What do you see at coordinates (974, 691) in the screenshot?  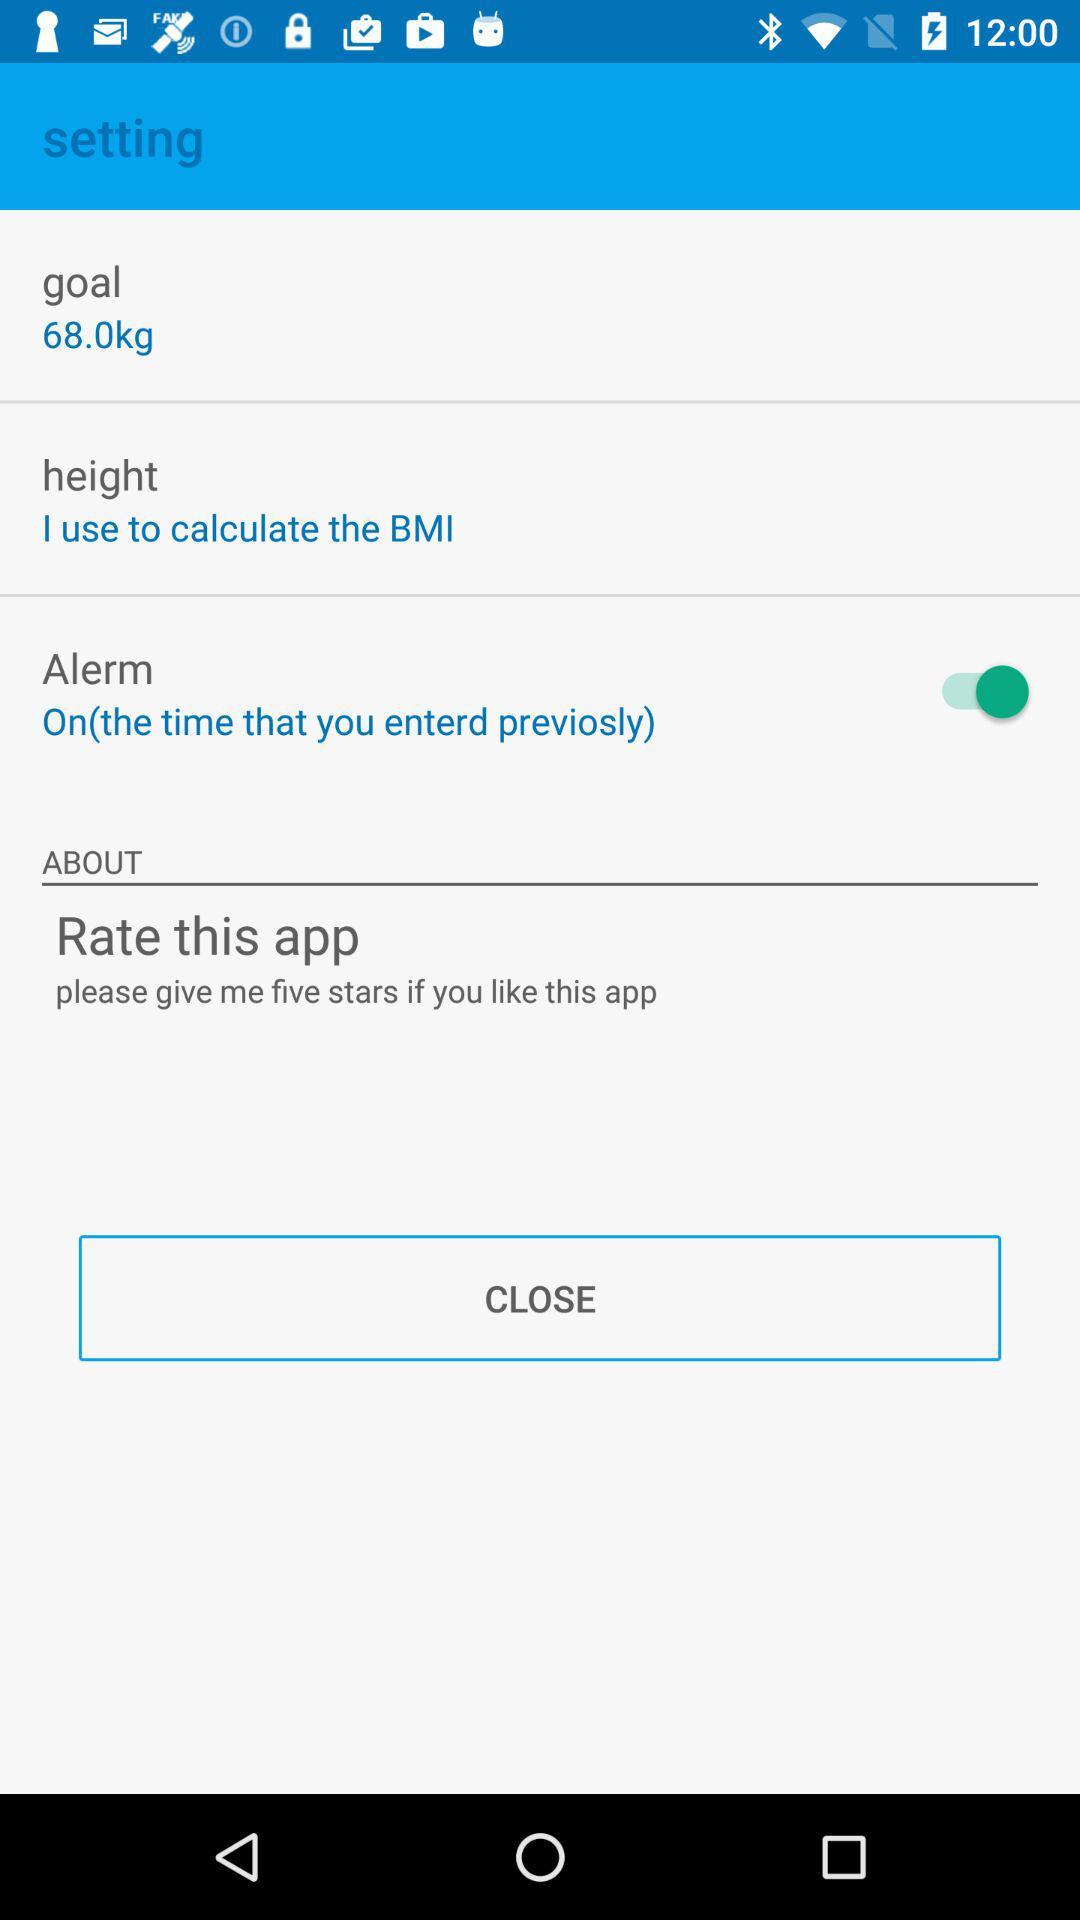 I see `the icon above about item` at bounding box center [974, 691].